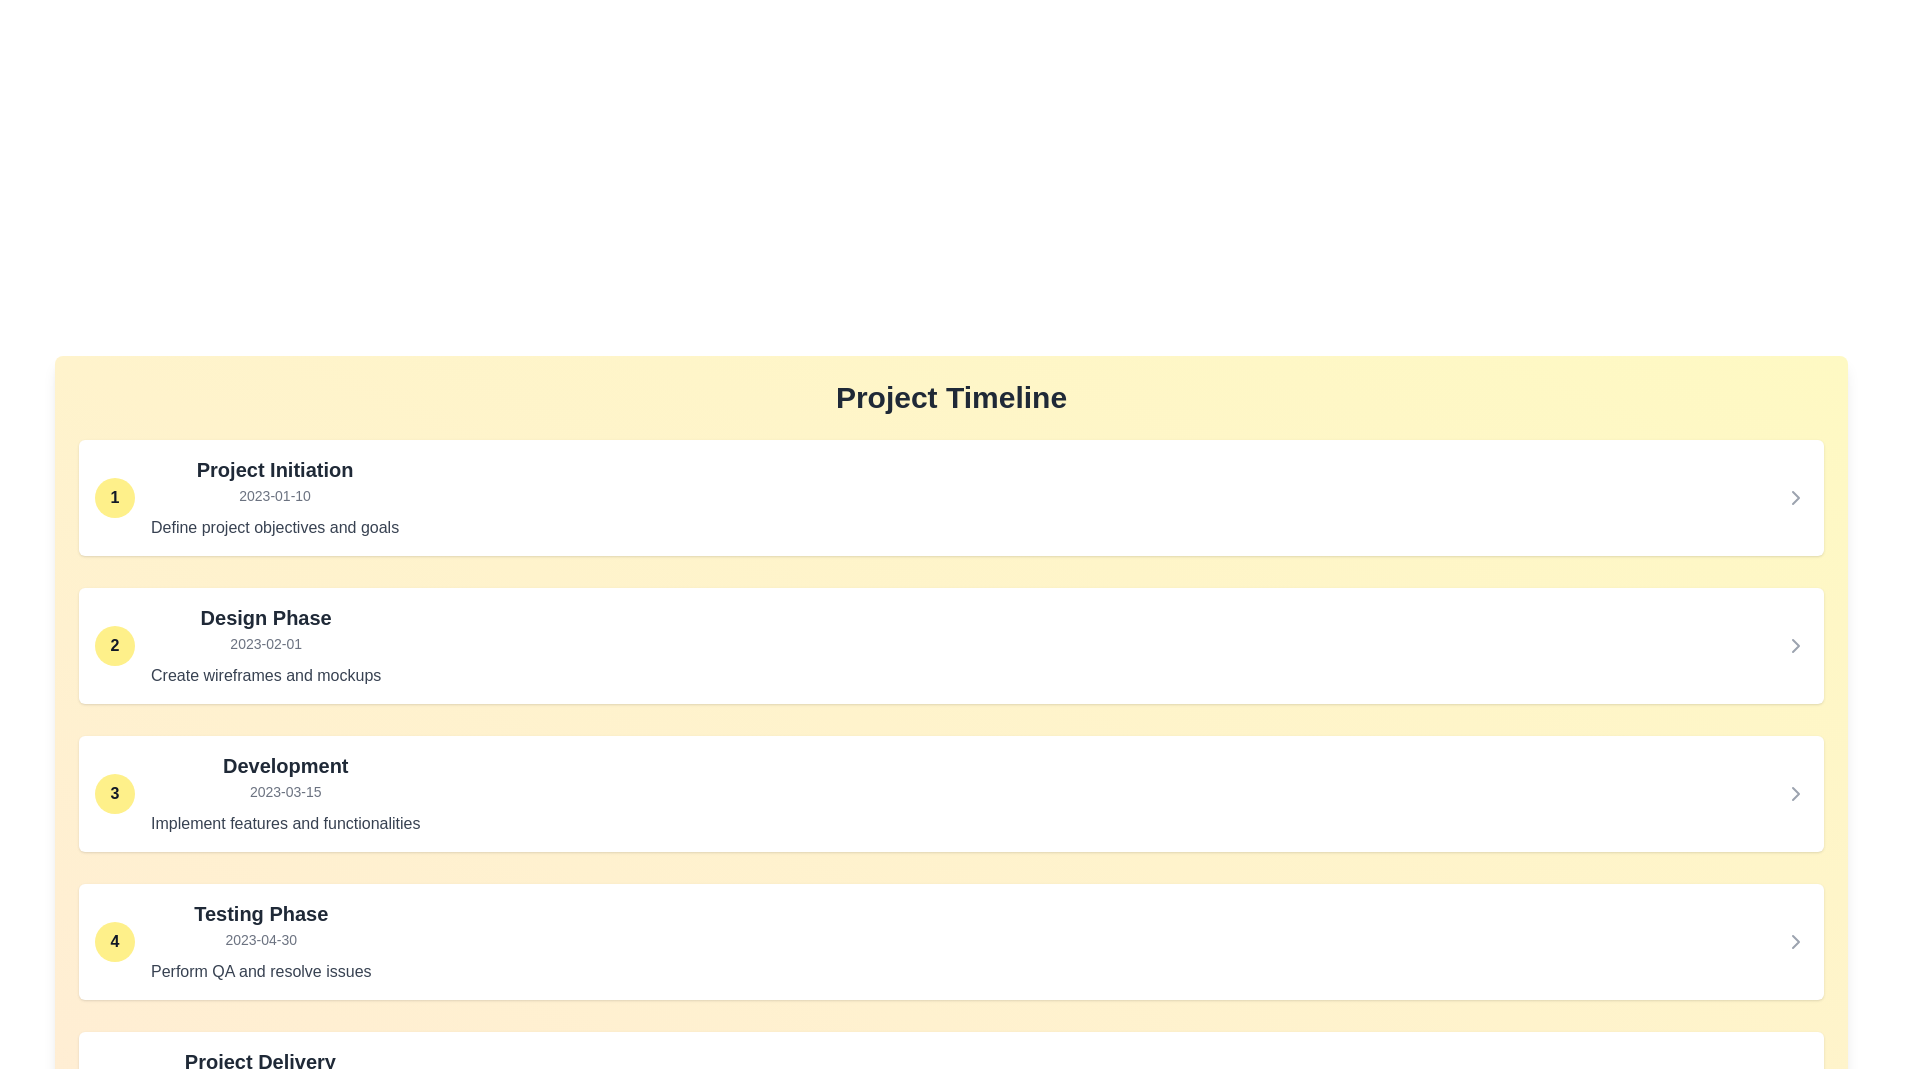 This screenshot has height=1080, width=1920. I want to click on text content of the 'Testing Phase' card, which includes its title, associated date, and a short description, located in the fourth position within the sequence of project phase cards, so click(260, 941).